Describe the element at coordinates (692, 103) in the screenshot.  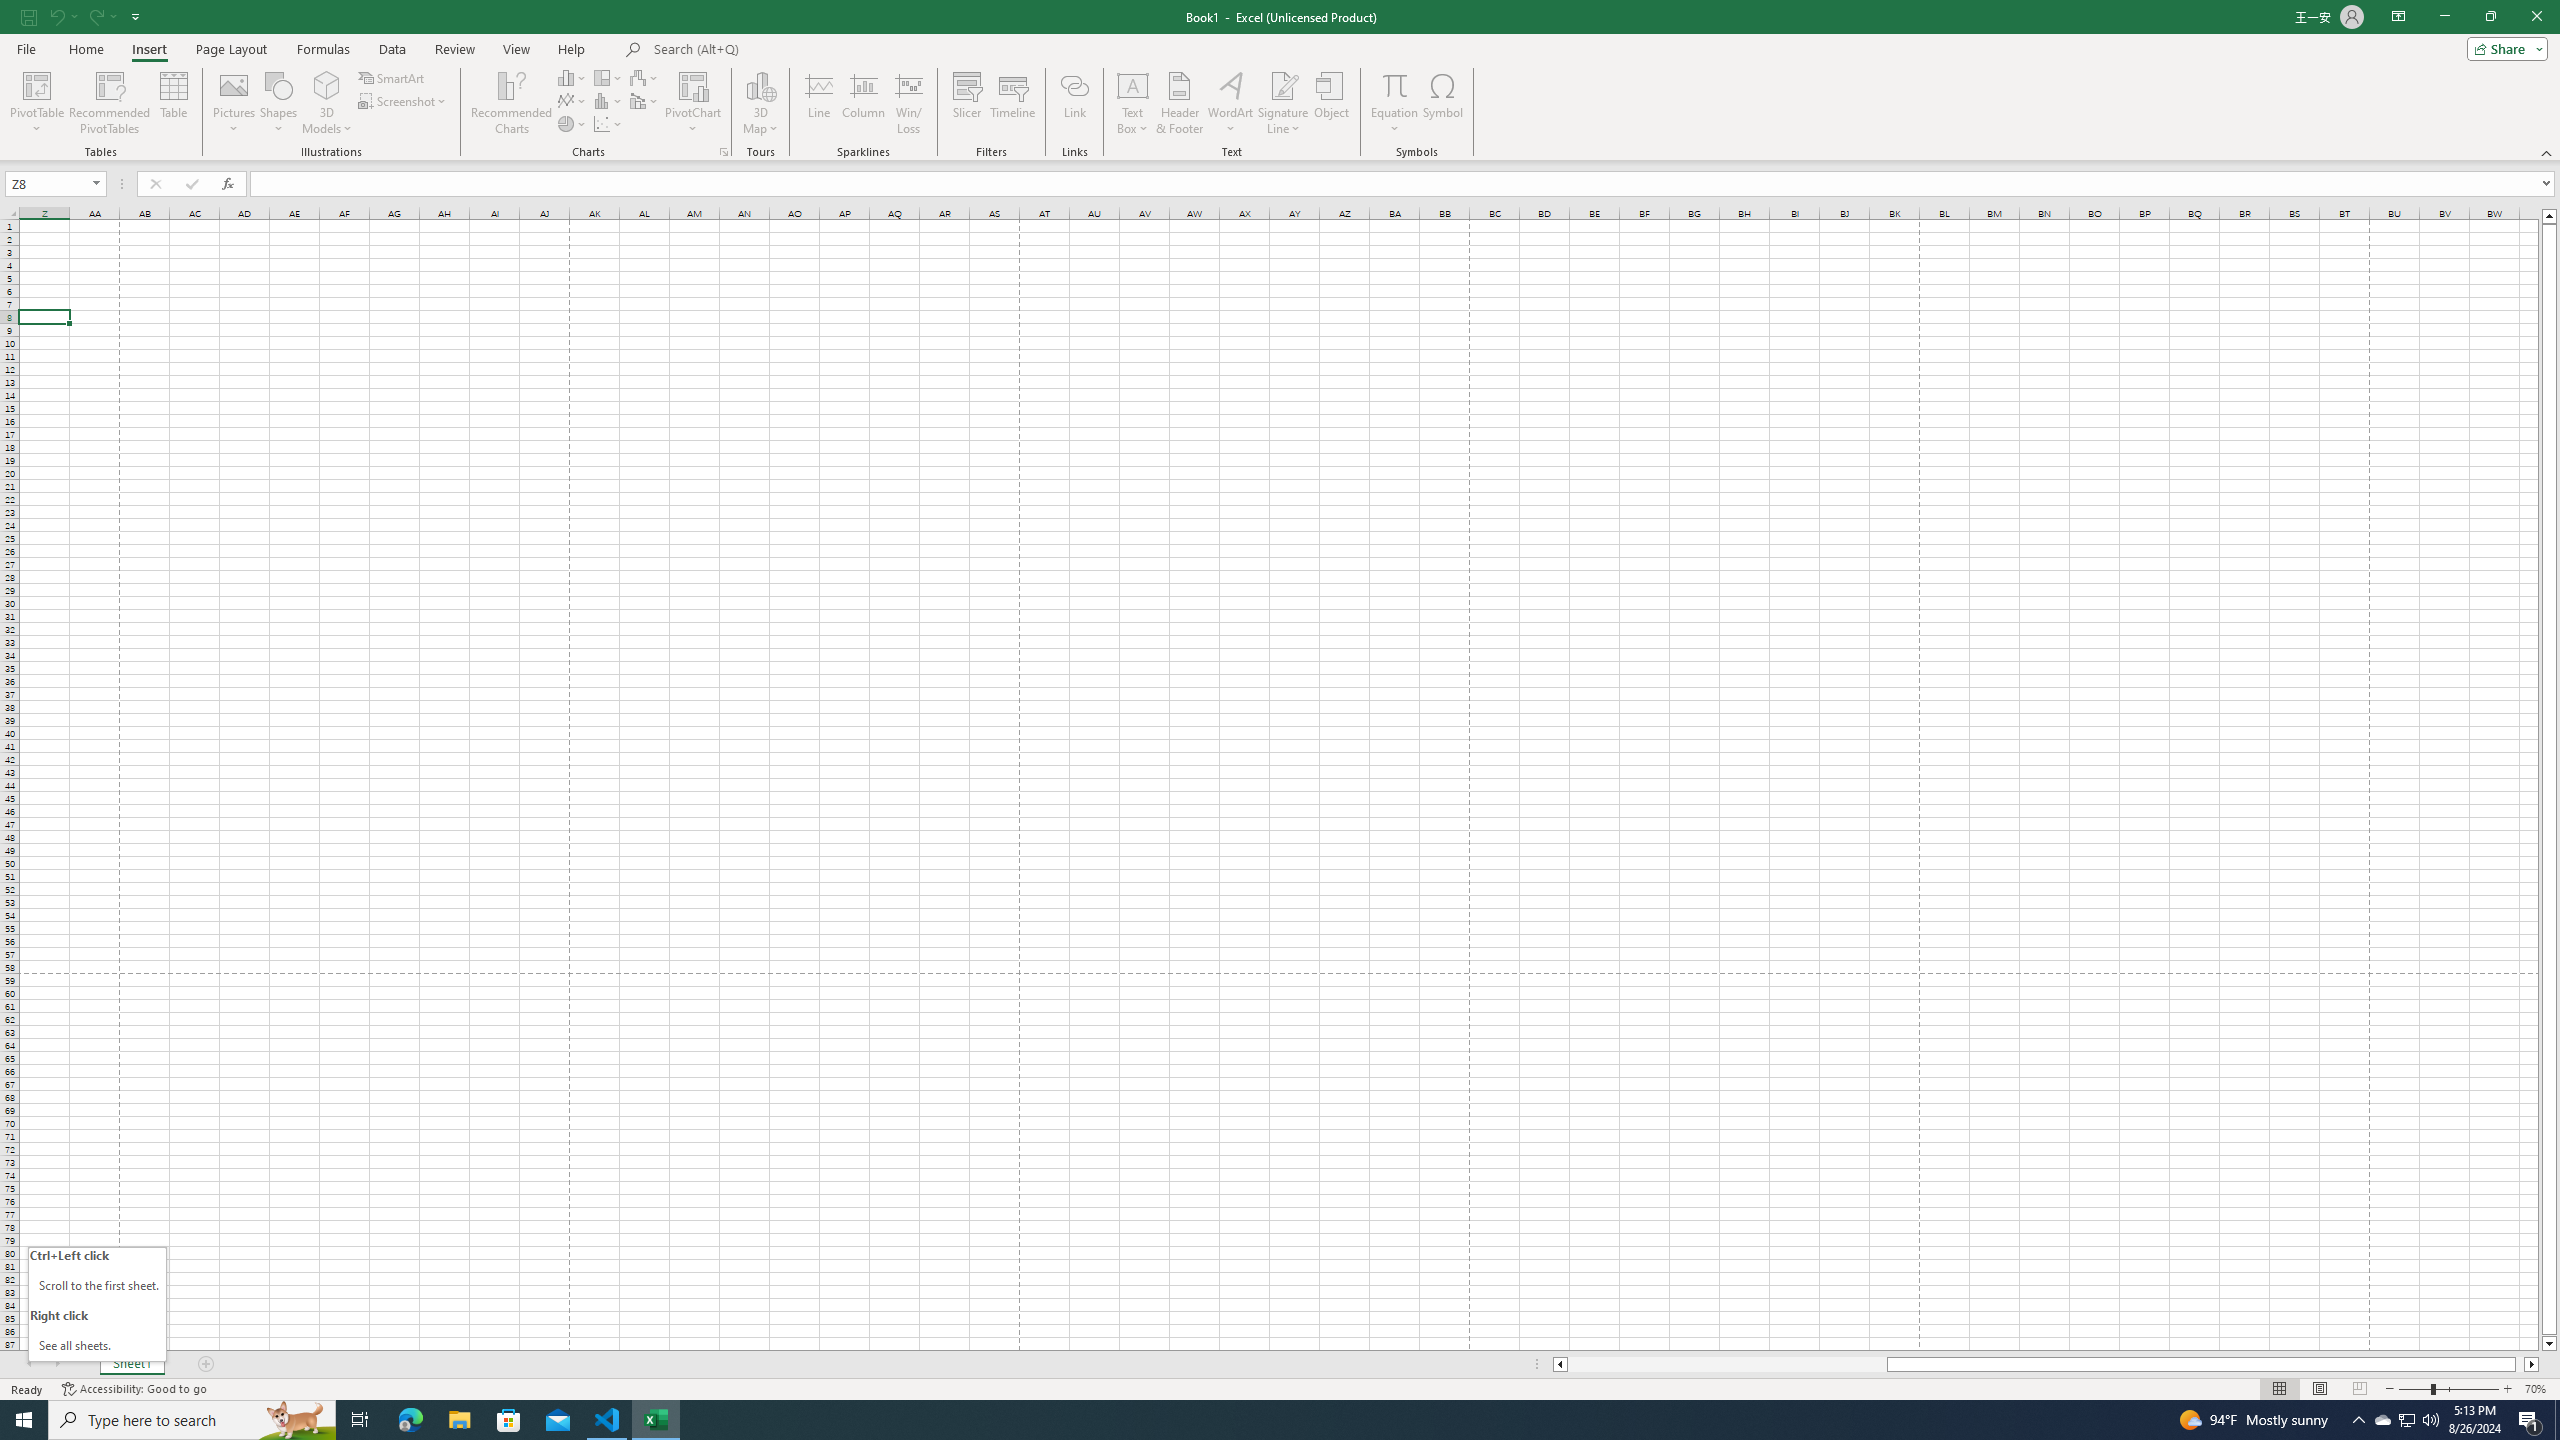
I see `'PivotChart'` at that location.